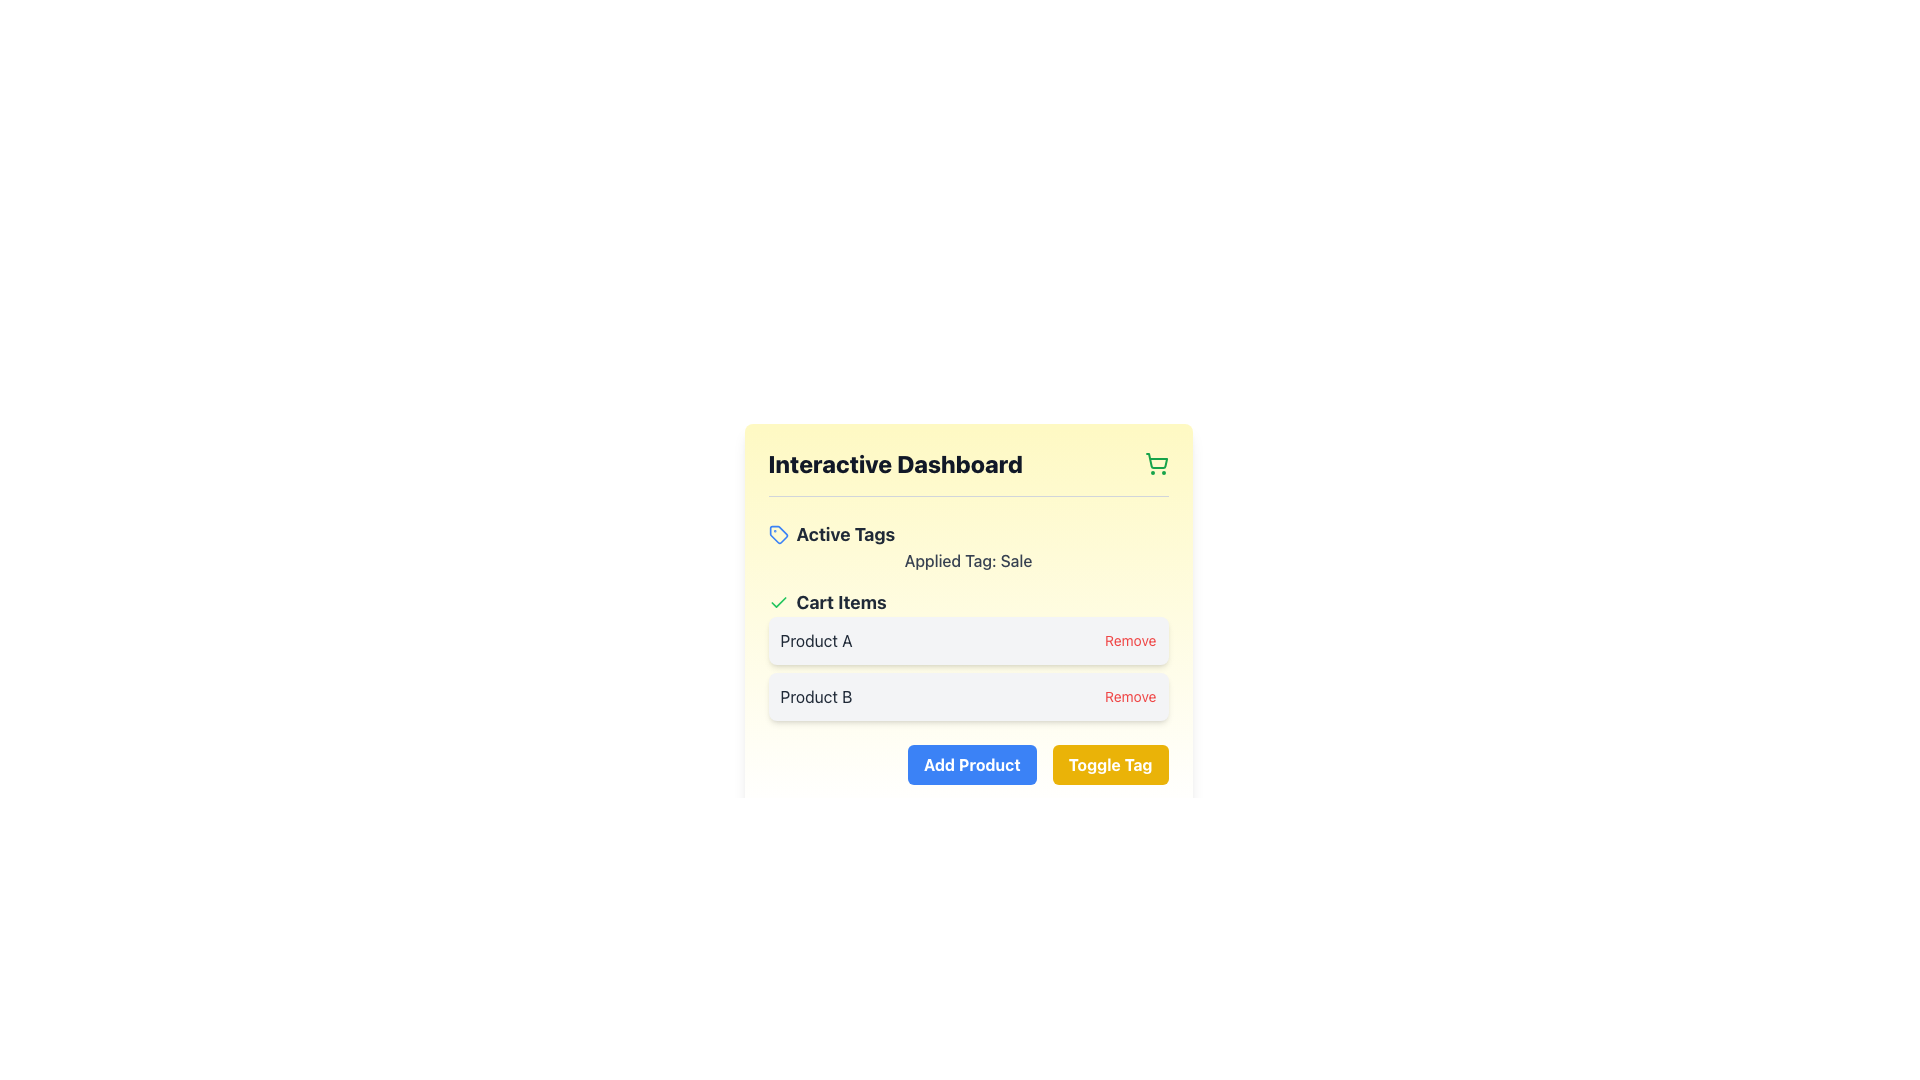  Describe the element at coordinates (777, 601) in the screenshot. I see `the icon indicating completion or selection of the 'Cart Items' section, located to the far left of the 'Cart Items' text in the header section` at that location.